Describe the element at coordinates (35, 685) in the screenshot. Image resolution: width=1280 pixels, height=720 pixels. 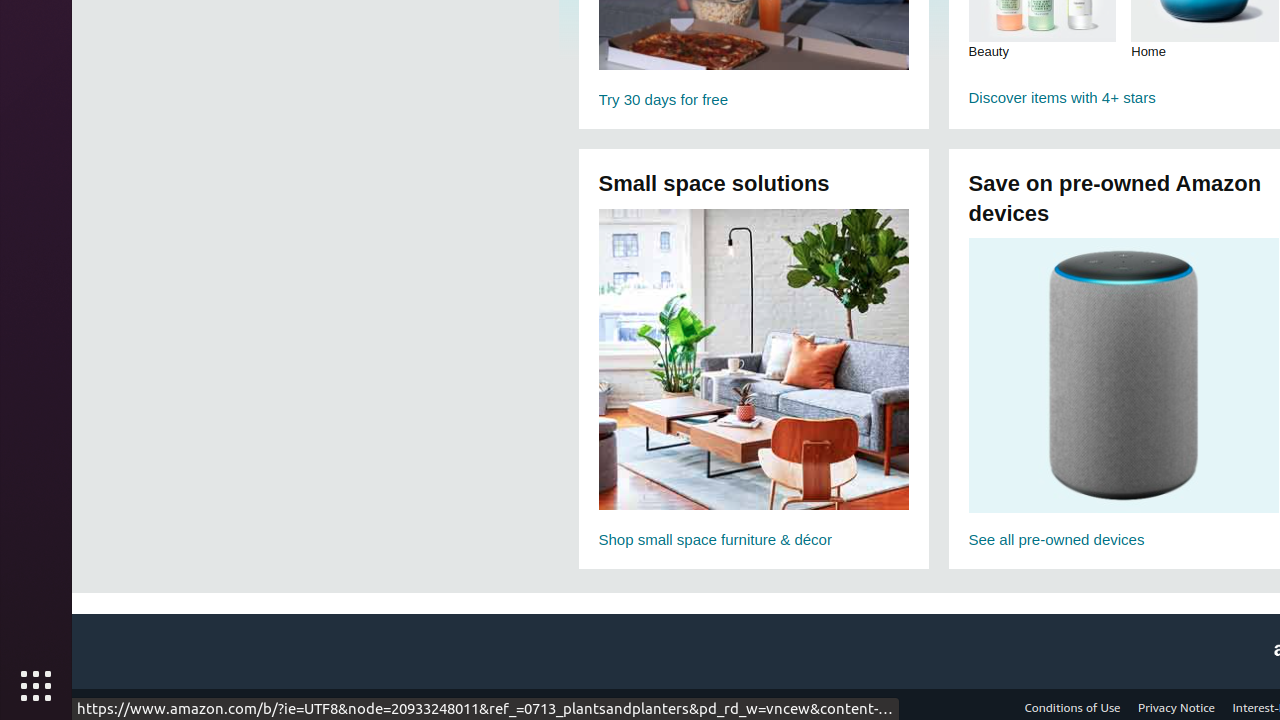
I see `'Show Applications'` at that location.